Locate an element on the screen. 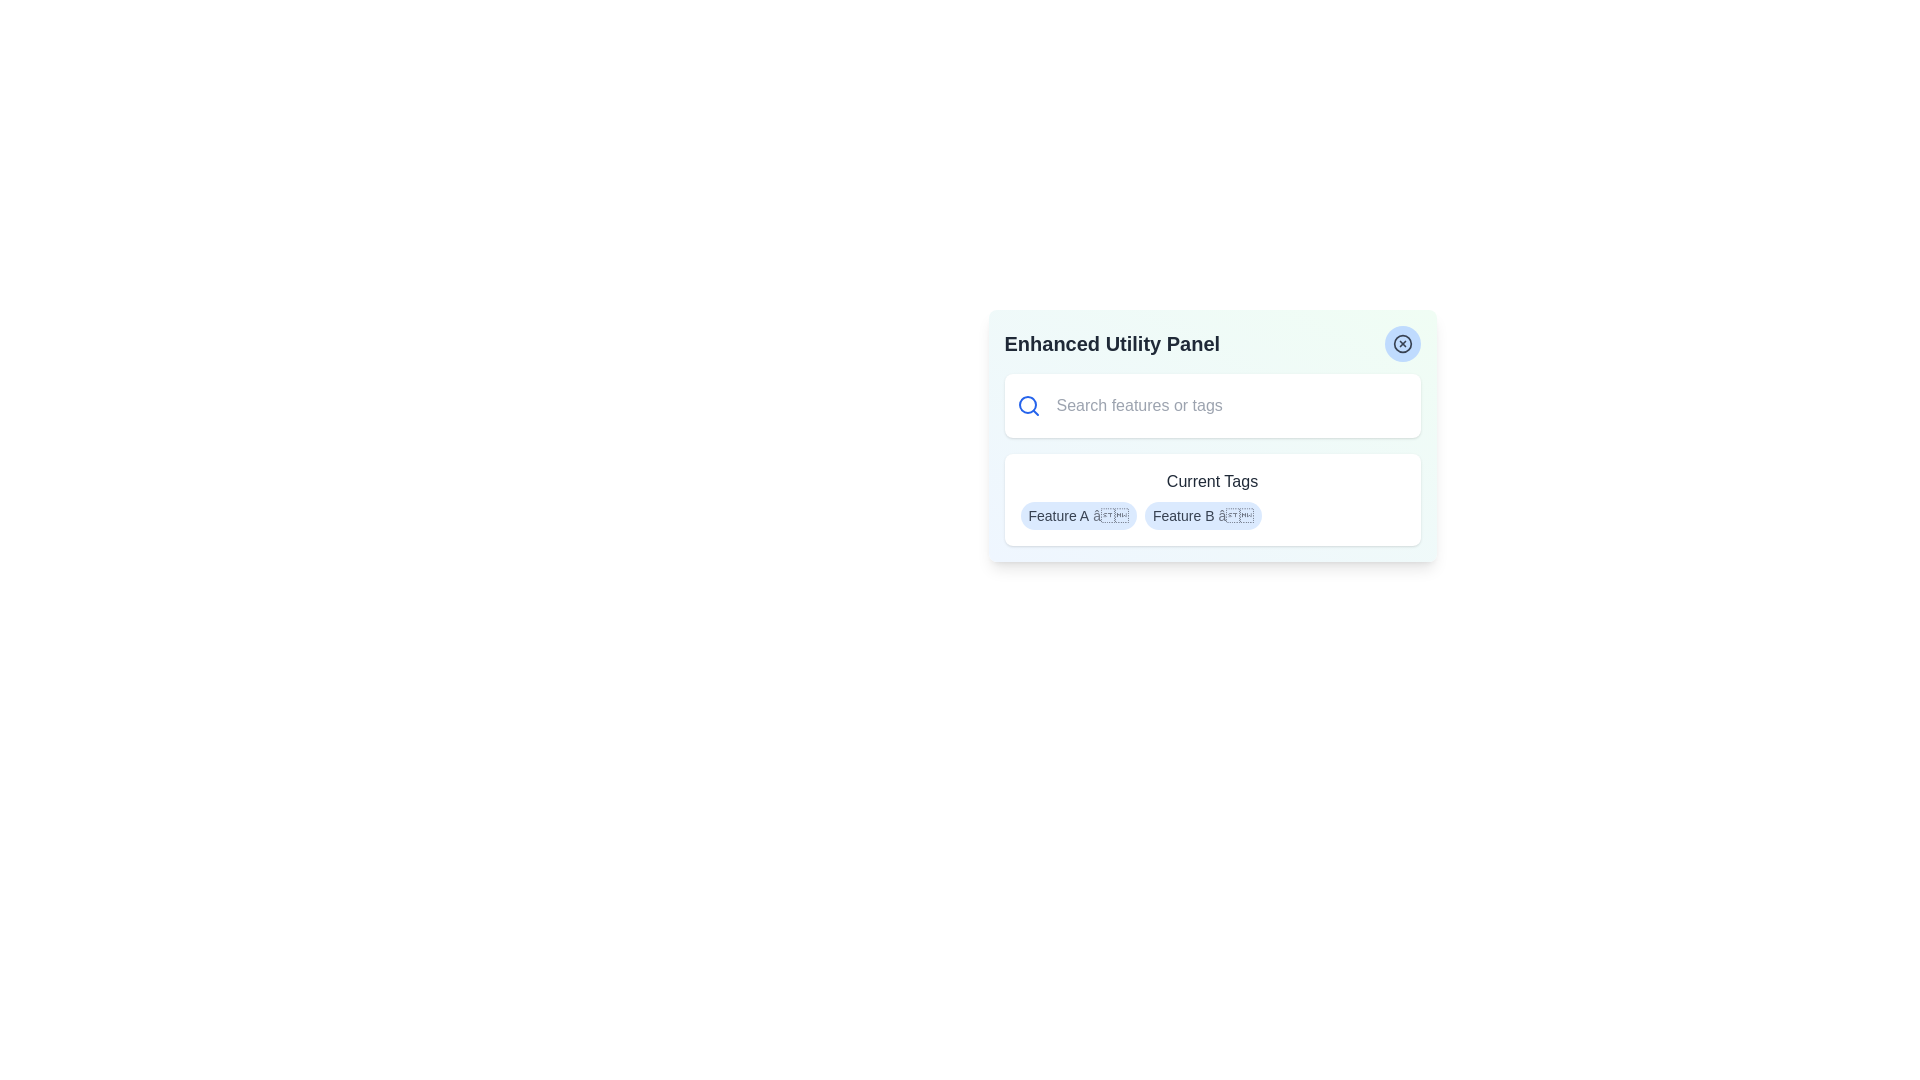 The width and height of the screenshot is (1920, 1080). the 'Current Tags' text label, which is a bold, medium-sized dark gray label located in the secondary content area of a utility panel, centered below a search bar is located at coordinates (1211, 482).